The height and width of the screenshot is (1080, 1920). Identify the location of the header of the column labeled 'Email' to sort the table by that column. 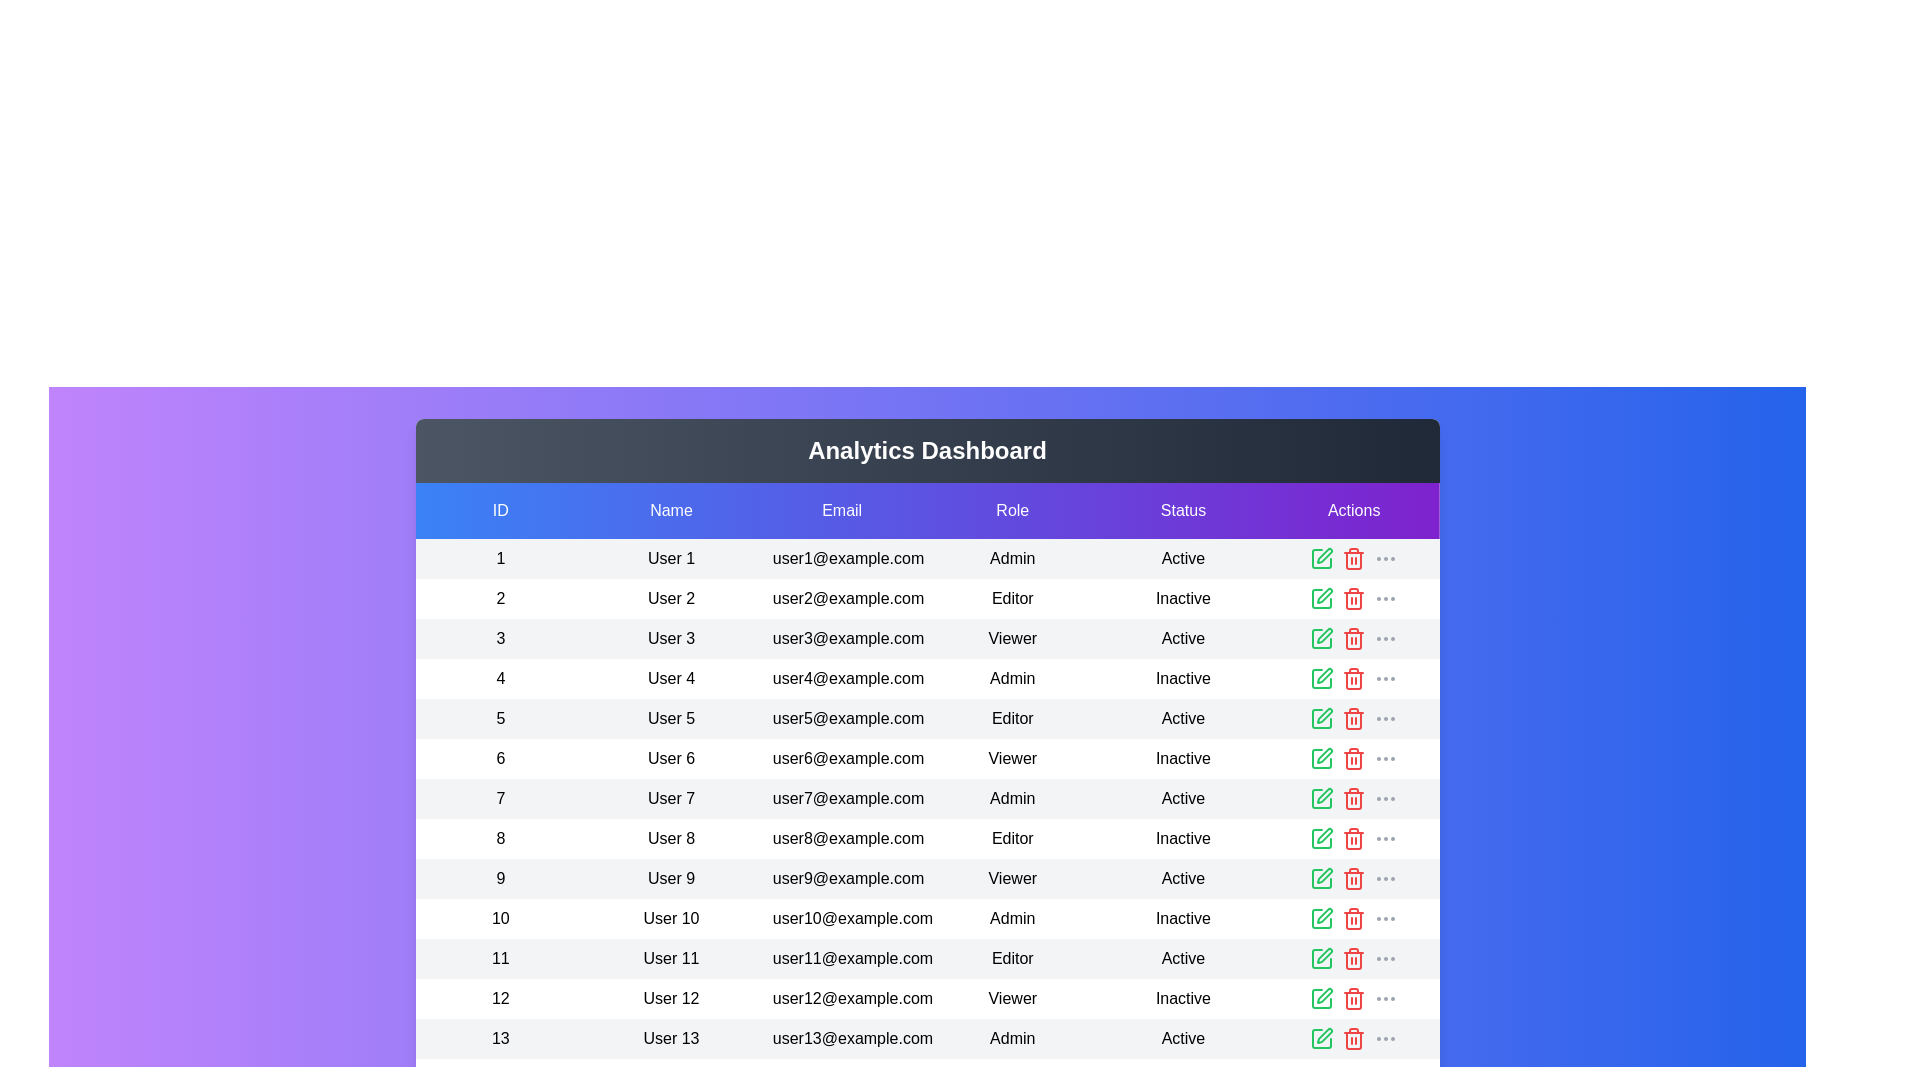
(842, 509).